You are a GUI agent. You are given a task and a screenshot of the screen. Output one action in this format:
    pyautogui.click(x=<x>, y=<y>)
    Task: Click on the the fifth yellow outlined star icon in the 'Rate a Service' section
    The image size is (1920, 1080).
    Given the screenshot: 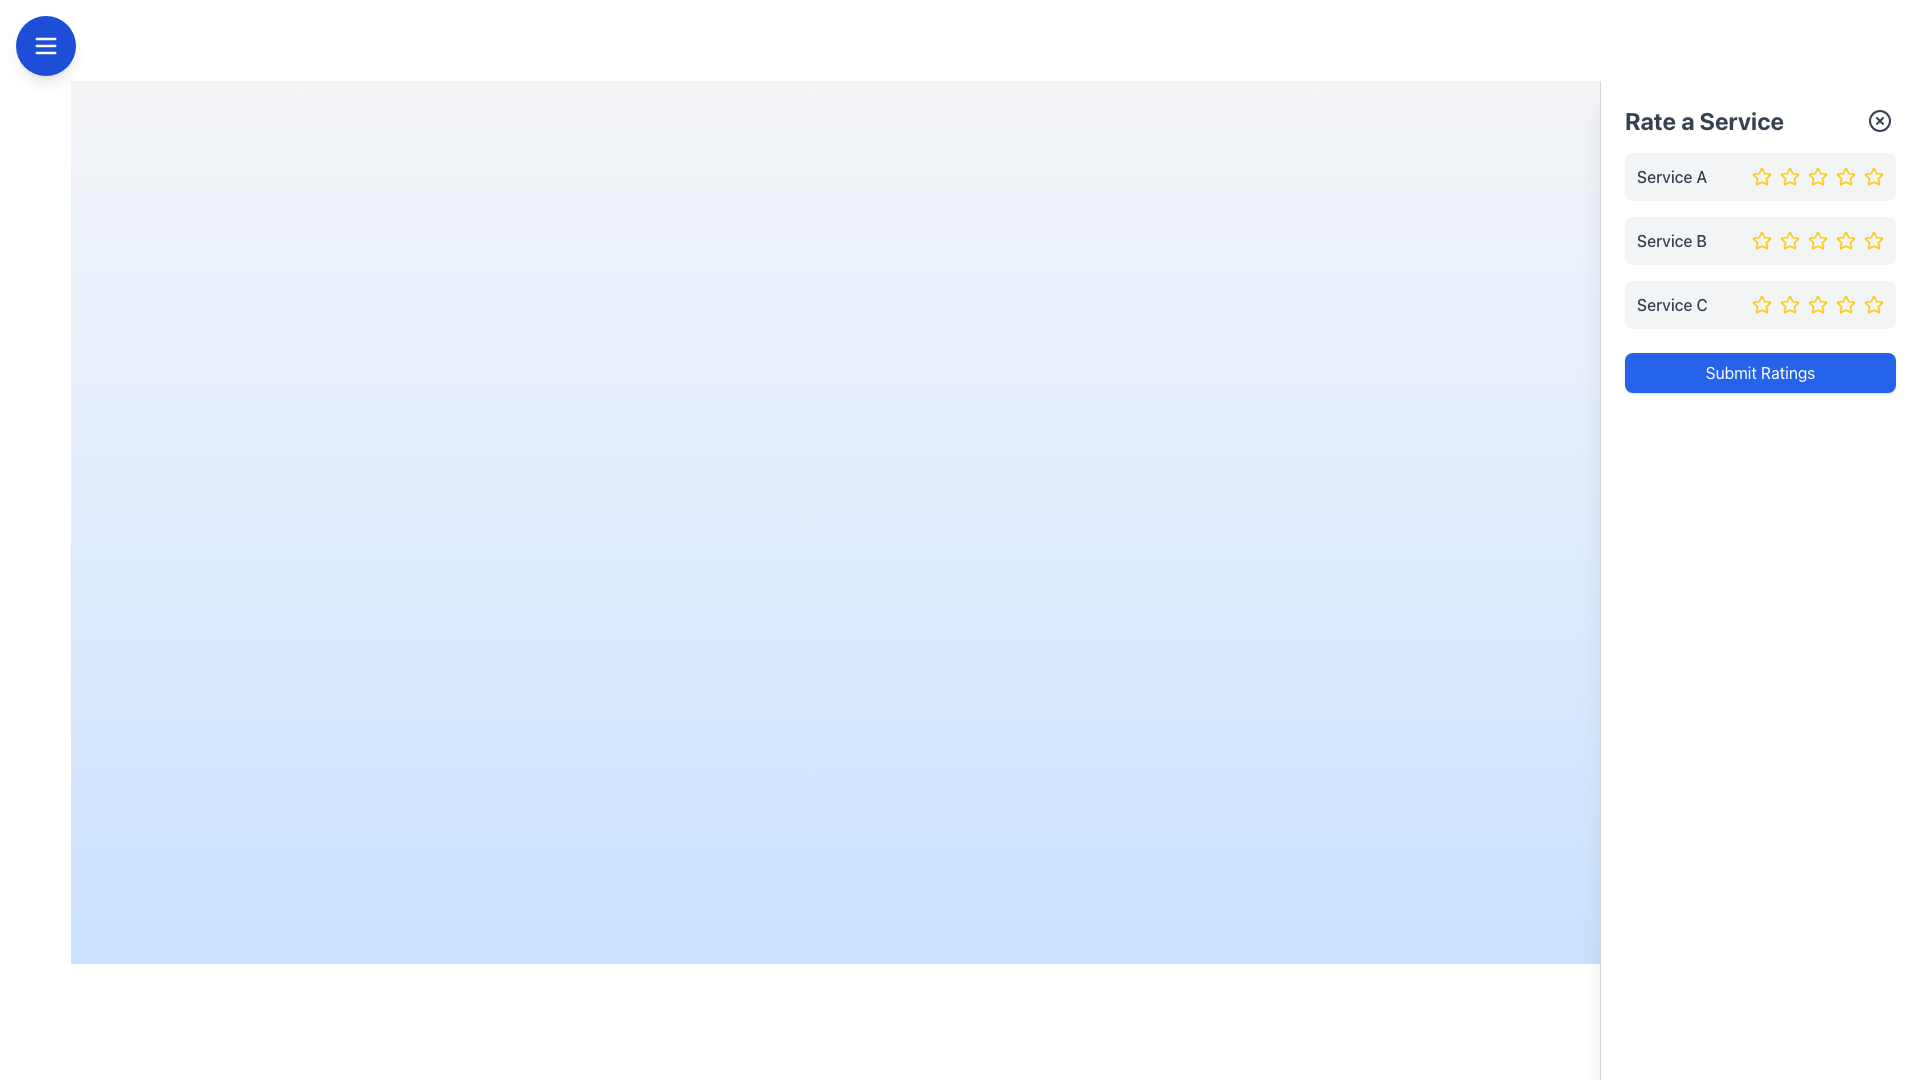 What is the action you would take?
    pyautogui.click(x=1845, y=239)
    